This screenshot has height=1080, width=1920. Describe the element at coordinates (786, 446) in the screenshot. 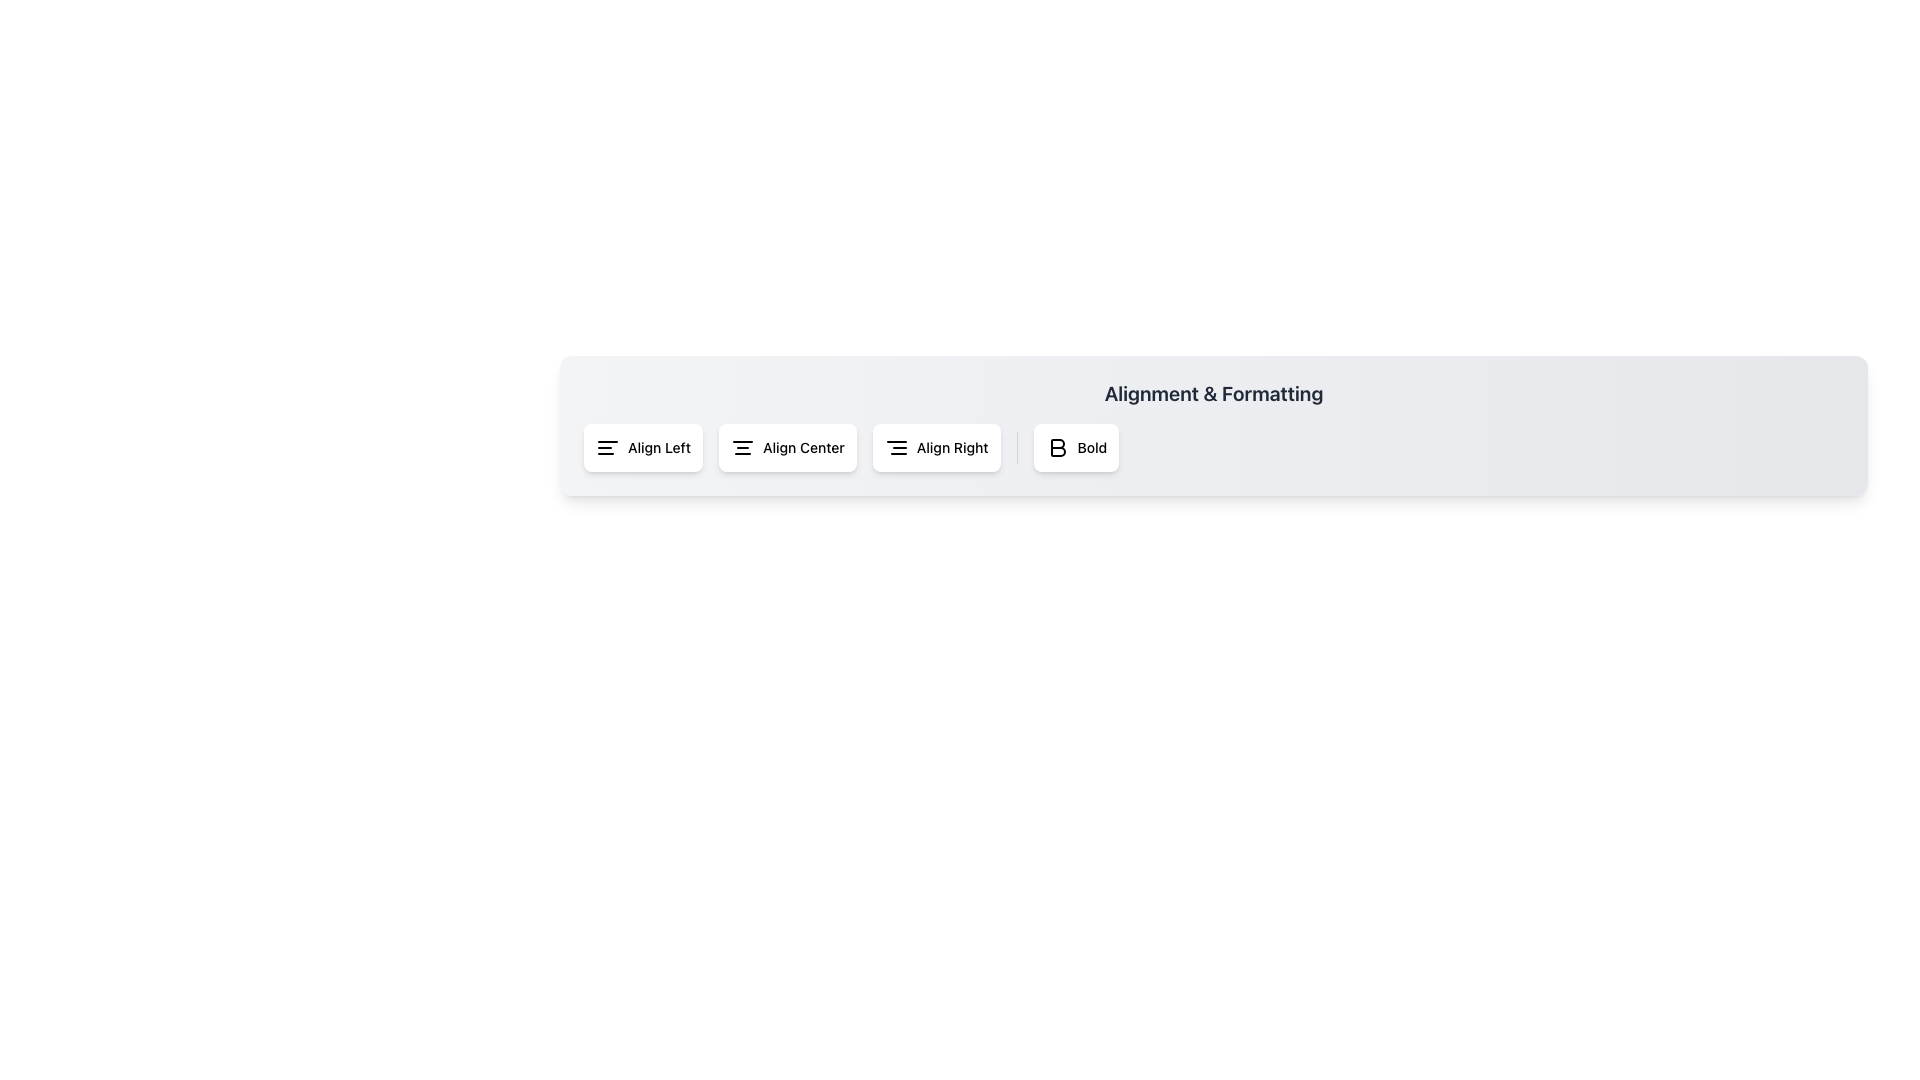

I see `the center alignment button, which is located between the 'Align Left' and 'Align Right' buttons` at that location.